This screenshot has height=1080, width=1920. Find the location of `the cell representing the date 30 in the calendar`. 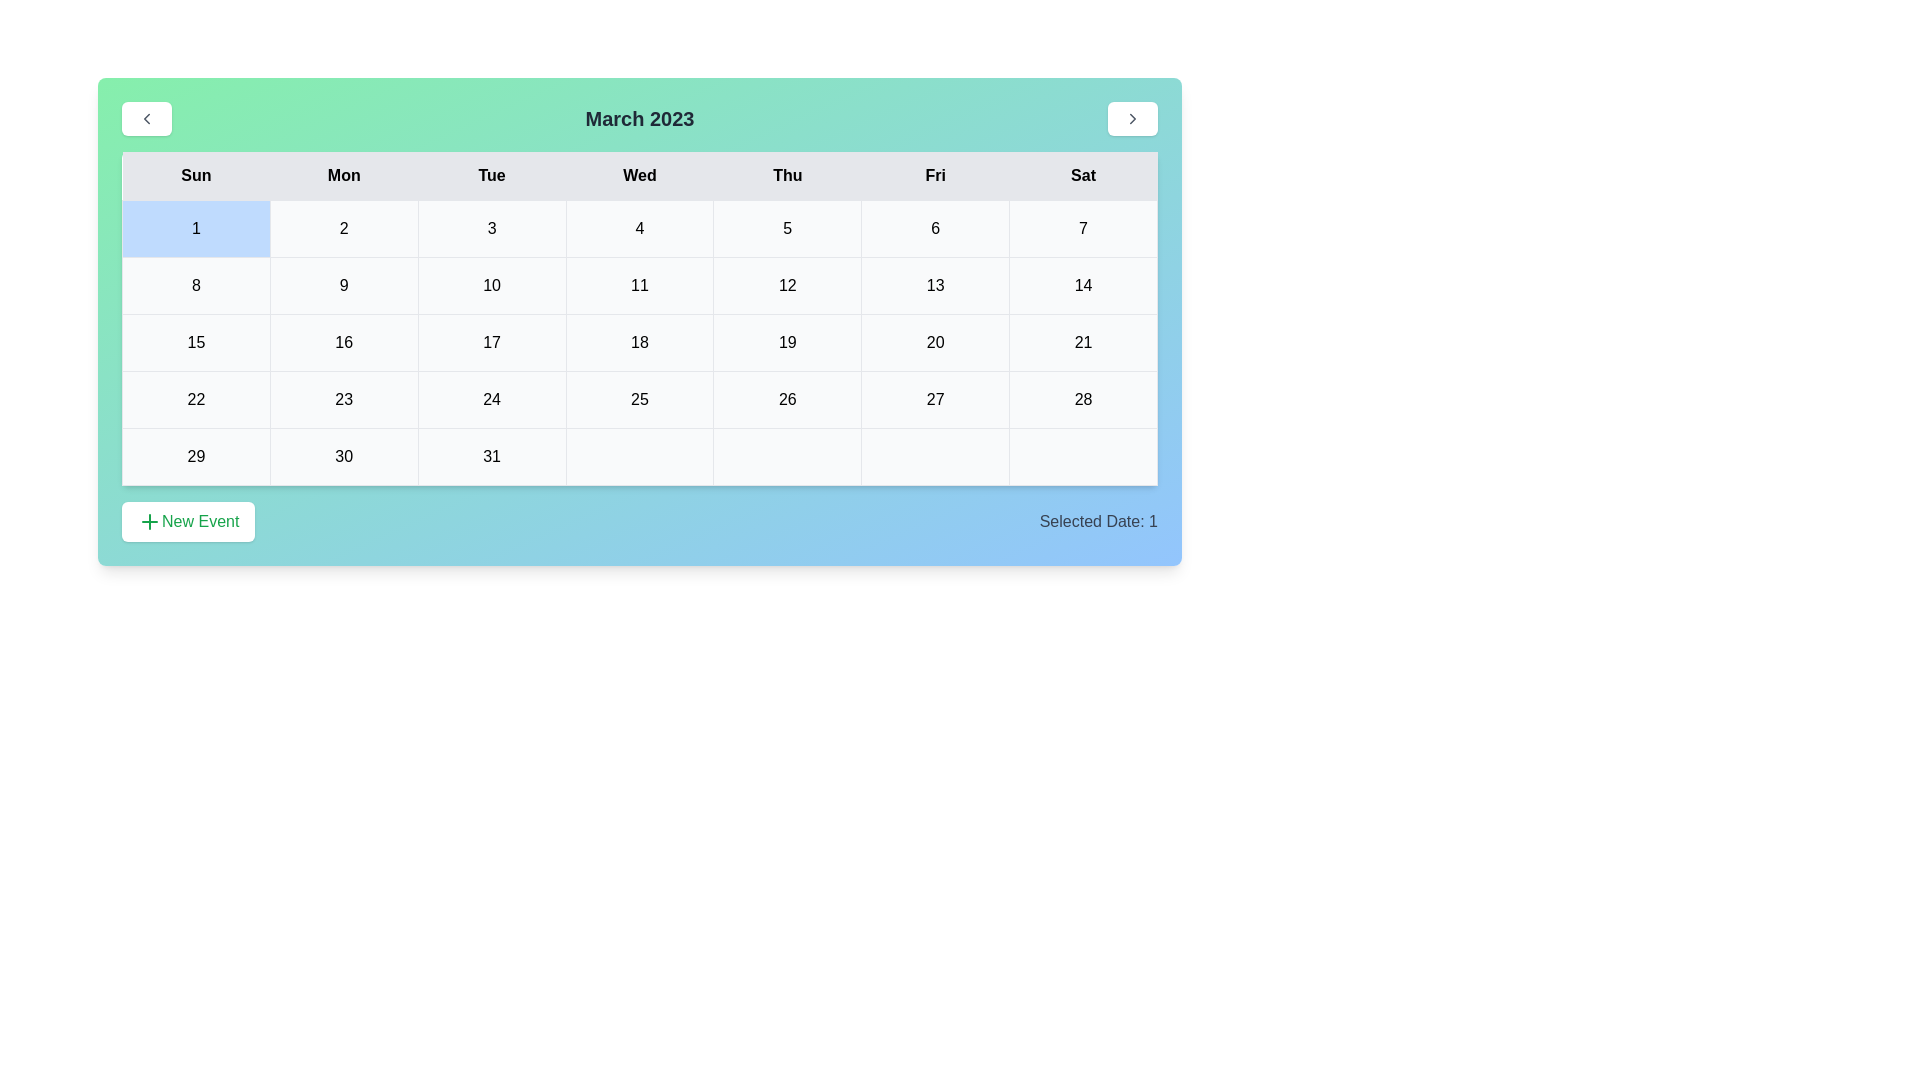

the cell representing the date 30 in the calendar is located at coordinates (344, 456).